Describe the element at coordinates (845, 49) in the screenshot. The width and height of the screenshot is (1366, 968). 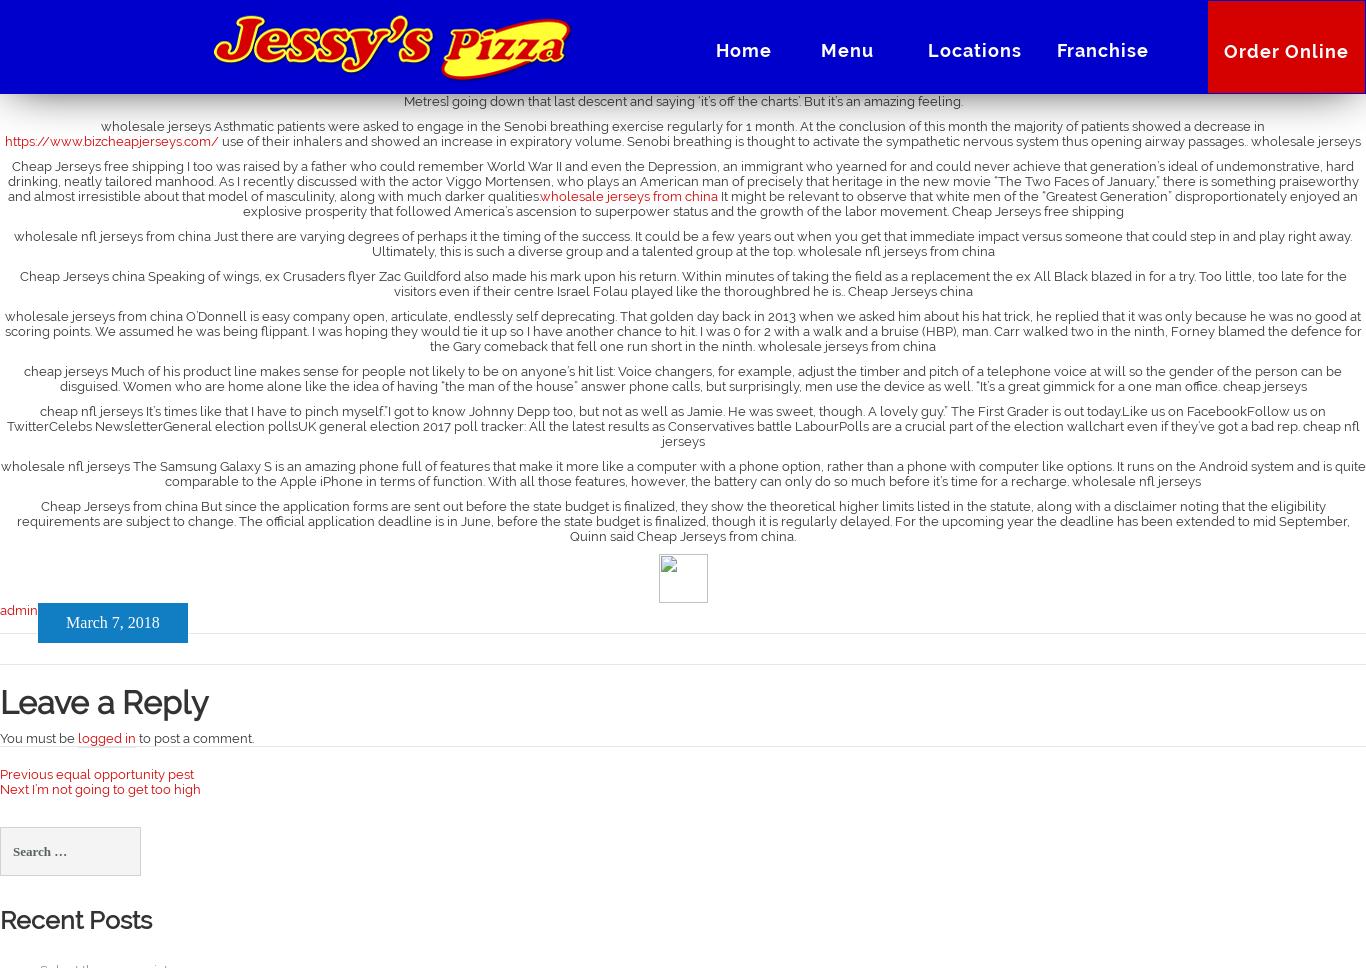
I see `'Menu'` at that location.